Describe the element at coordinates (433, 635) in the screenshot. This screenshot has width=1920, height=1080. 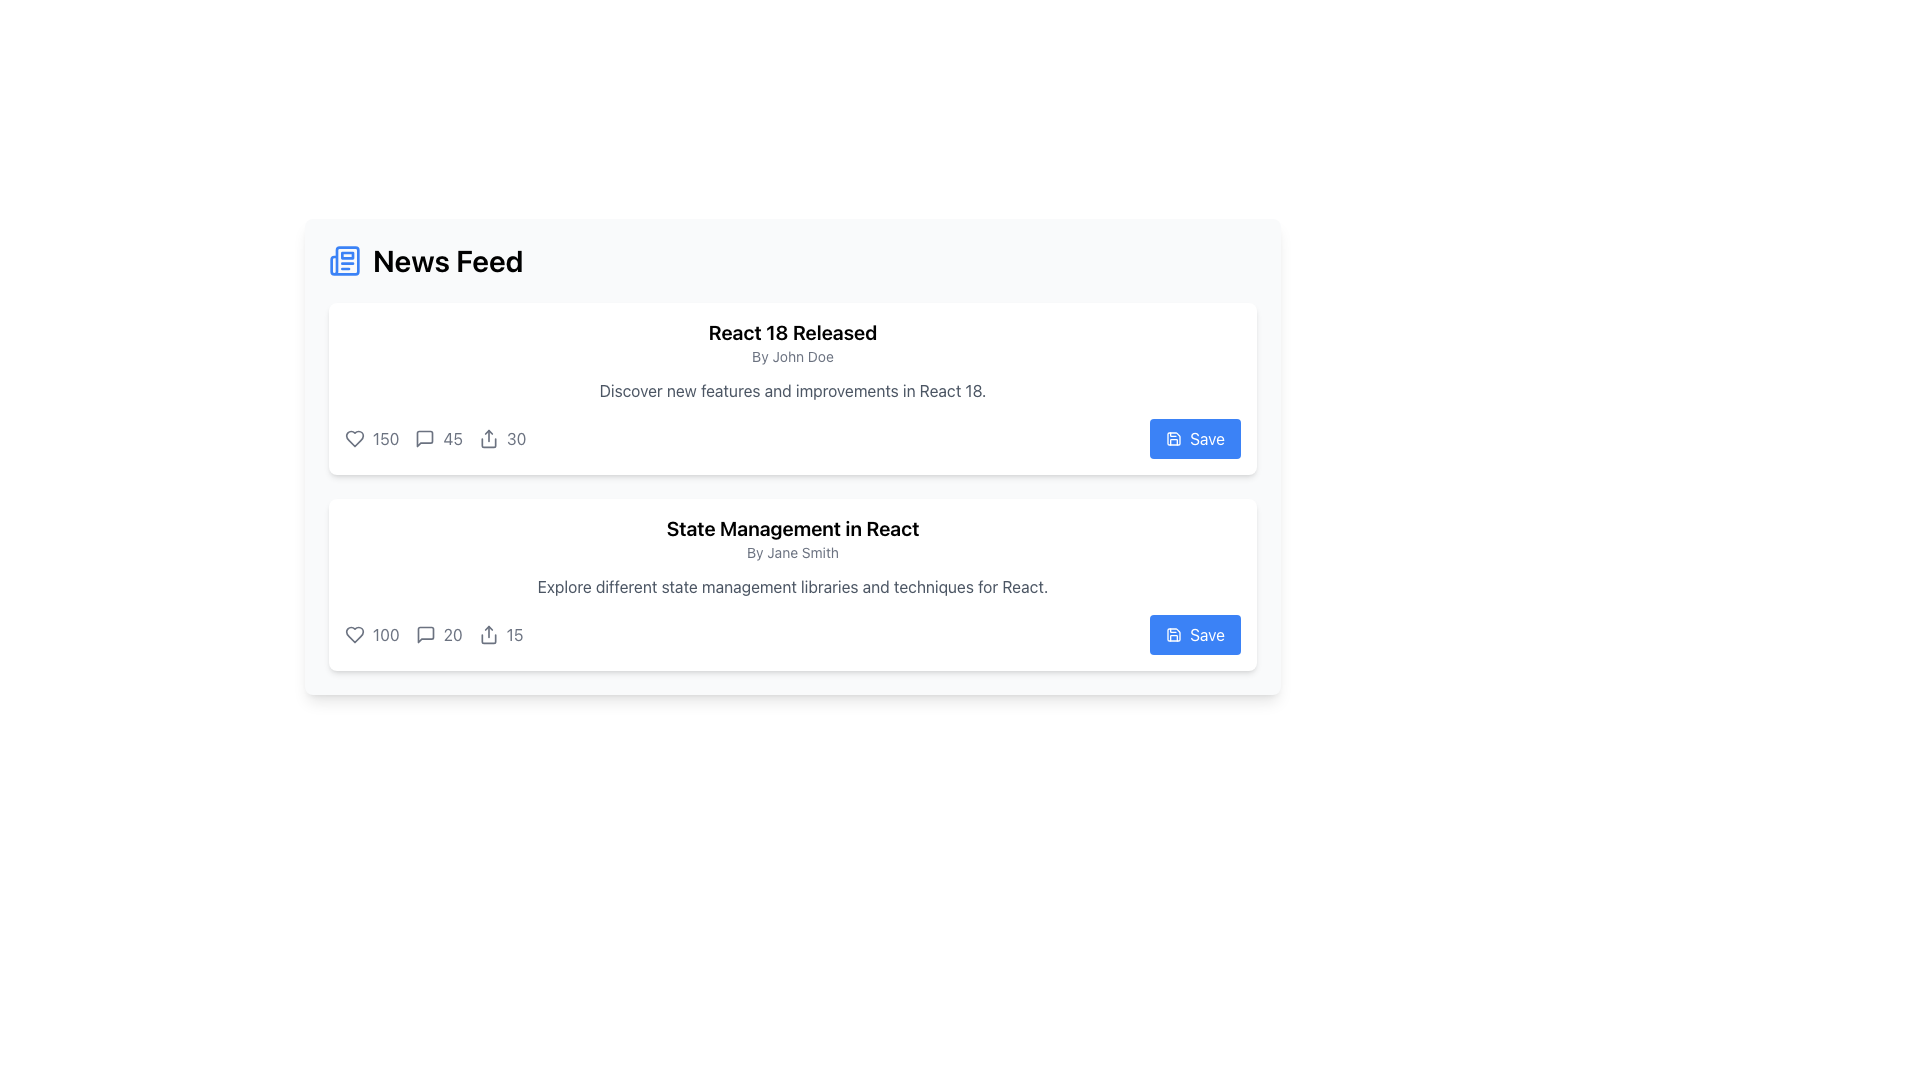
I see `the number '20' in the second card's counter element` at that location.